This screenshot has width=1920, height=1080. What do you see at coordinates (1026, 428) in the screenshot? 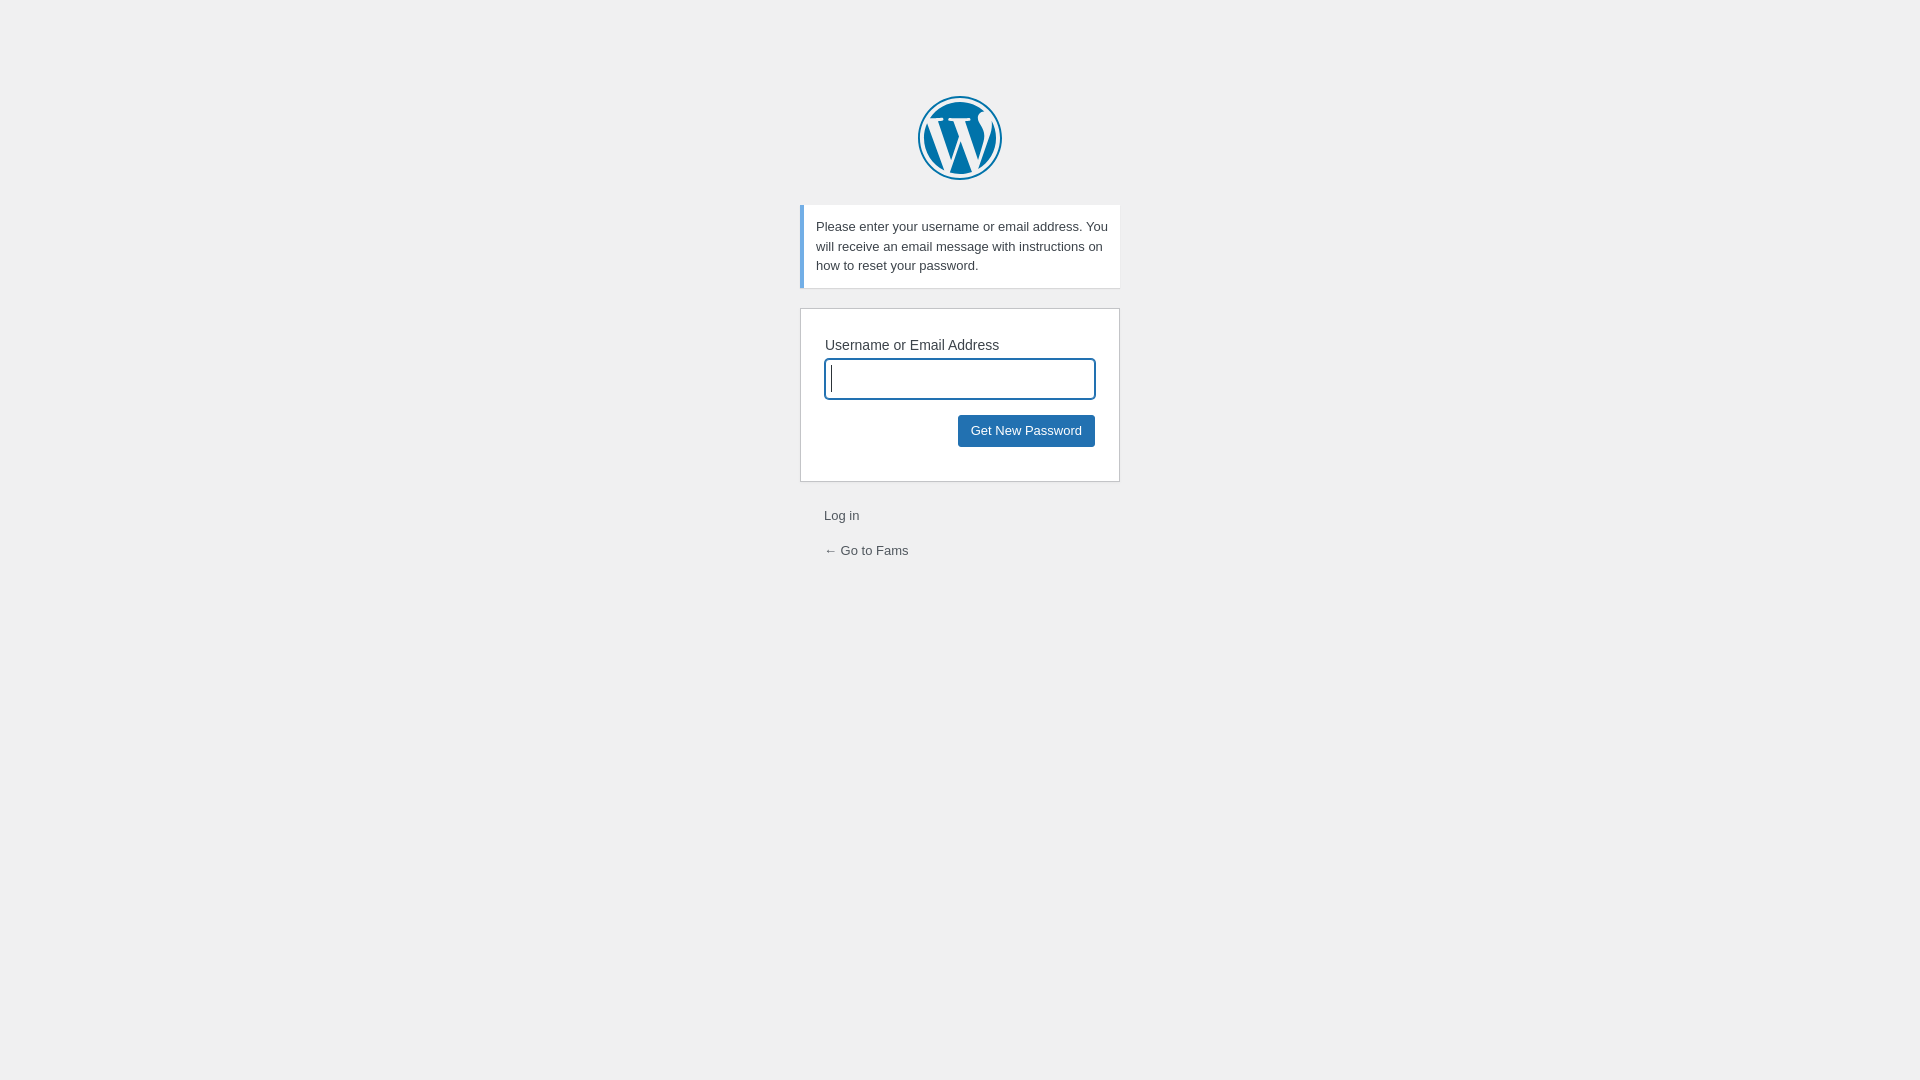
I see `'Get New Password'` at bounding box center [1026, 428].